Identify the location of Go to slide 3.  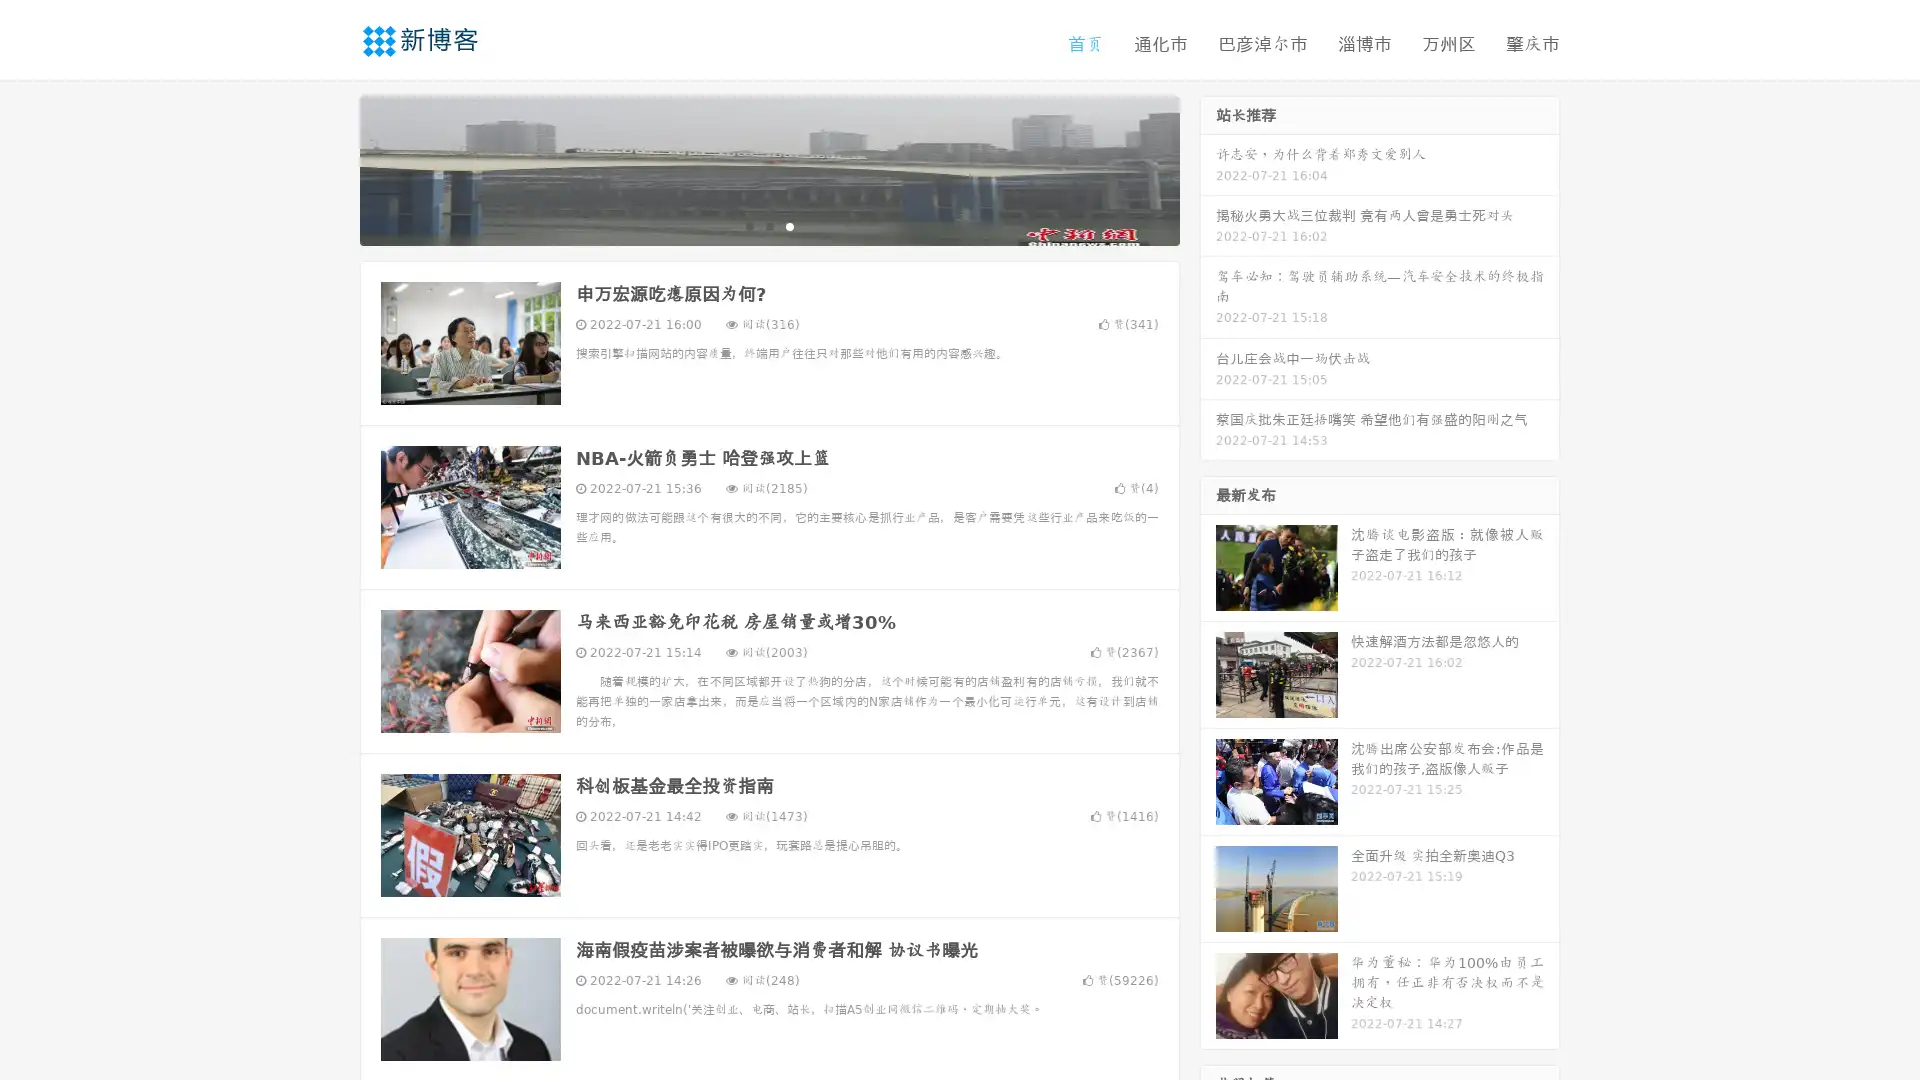
(789, 225).